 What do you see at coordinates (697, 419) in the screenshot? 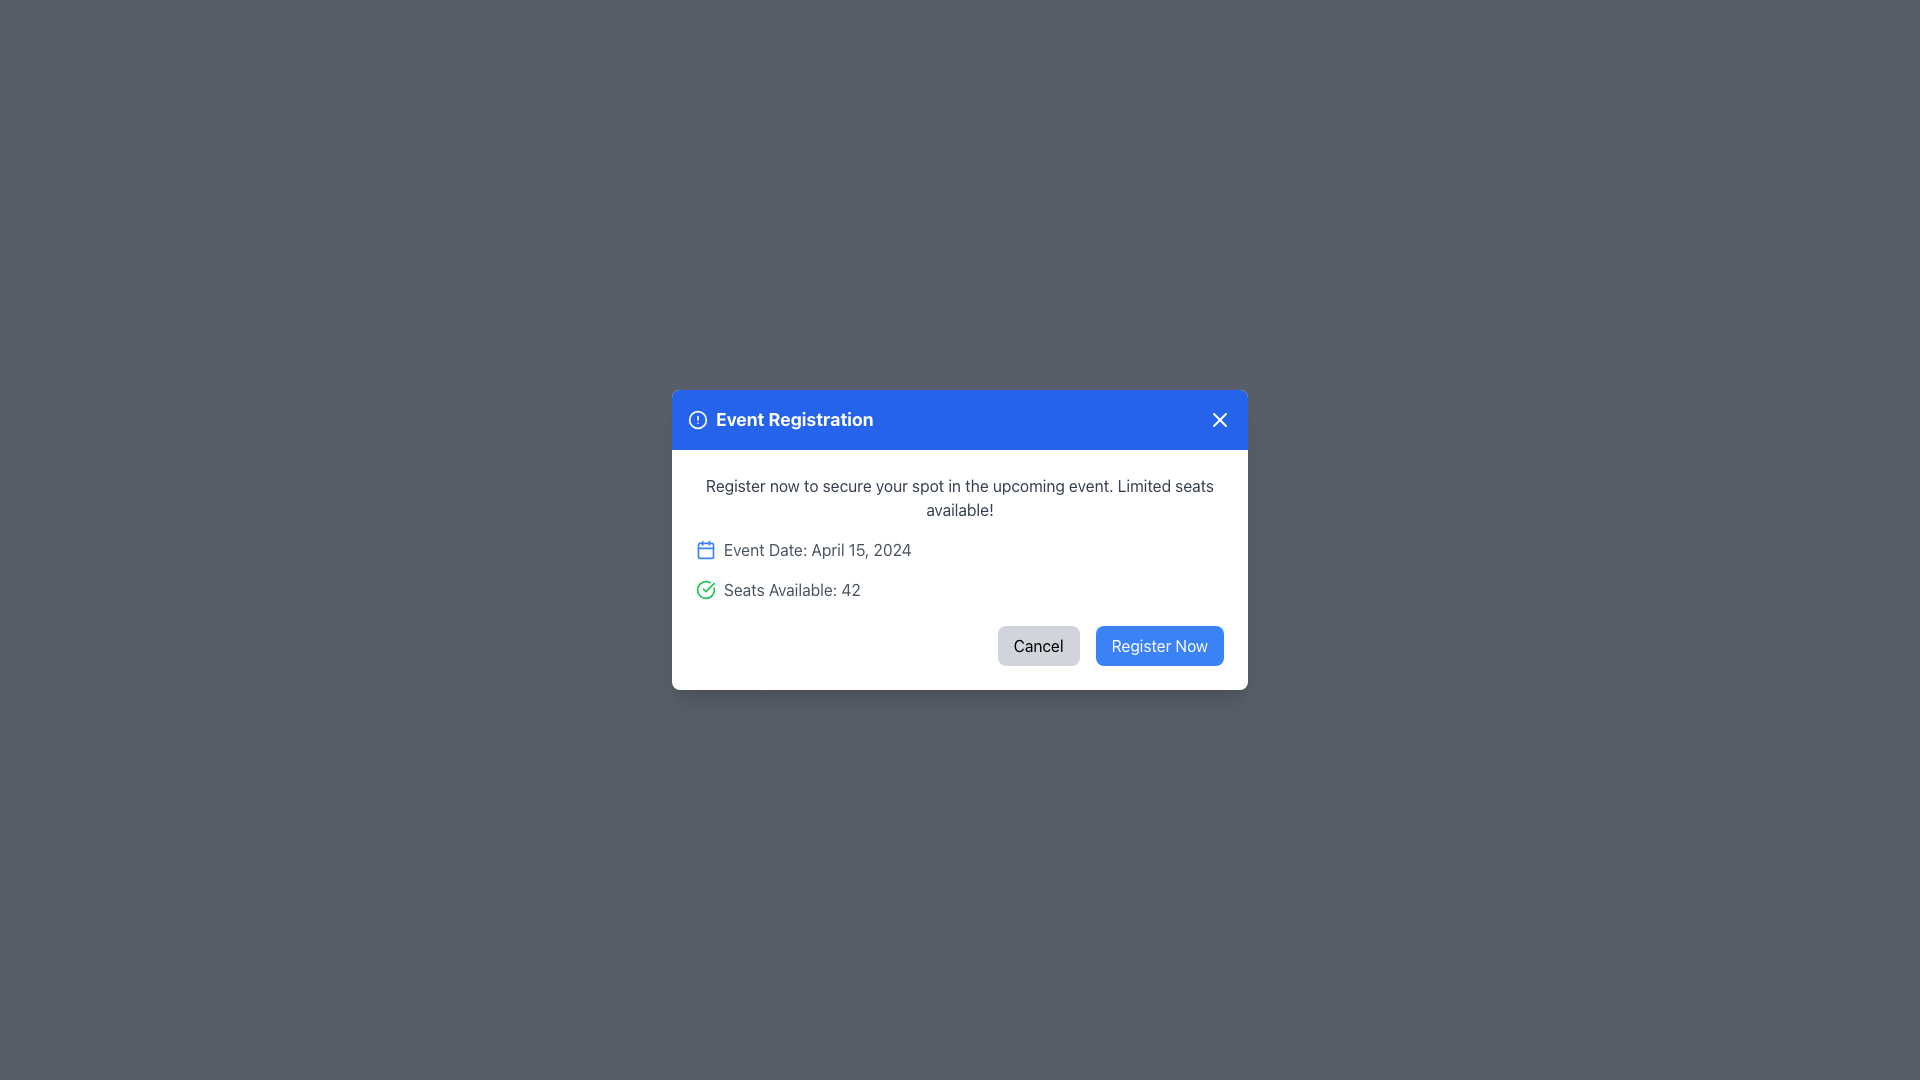
I see `the icon that serves as a visual alert related to 'Event Registration', located at the top-left corner of the dialog box, adjacent to the heading text` at bounding box center [697, 419].